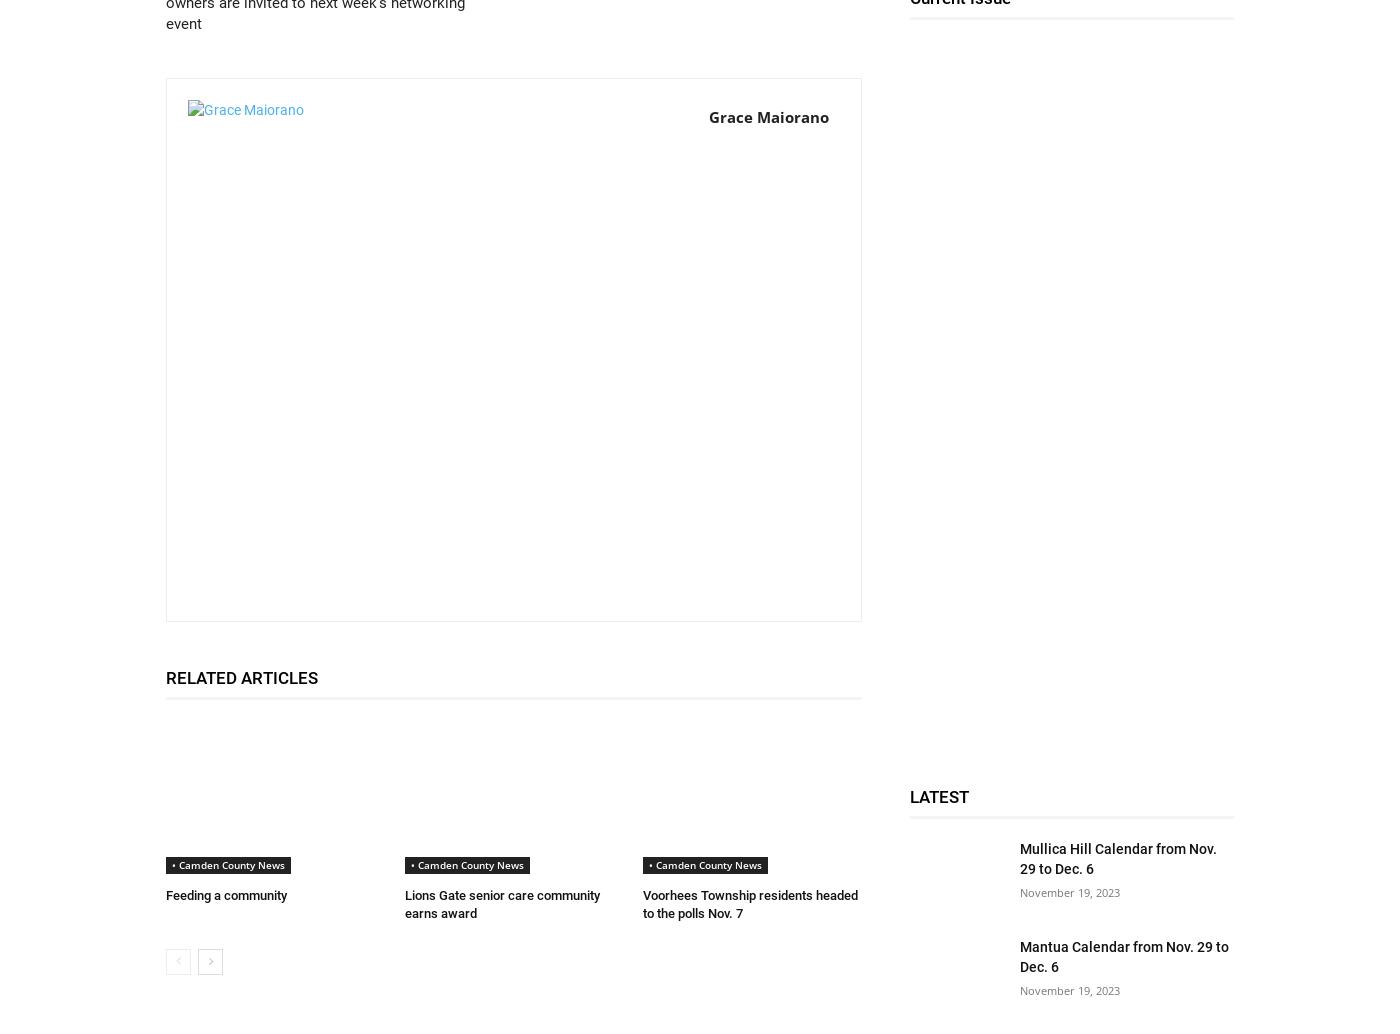  I want to click on 'Feeding a community', so click(166, 894).